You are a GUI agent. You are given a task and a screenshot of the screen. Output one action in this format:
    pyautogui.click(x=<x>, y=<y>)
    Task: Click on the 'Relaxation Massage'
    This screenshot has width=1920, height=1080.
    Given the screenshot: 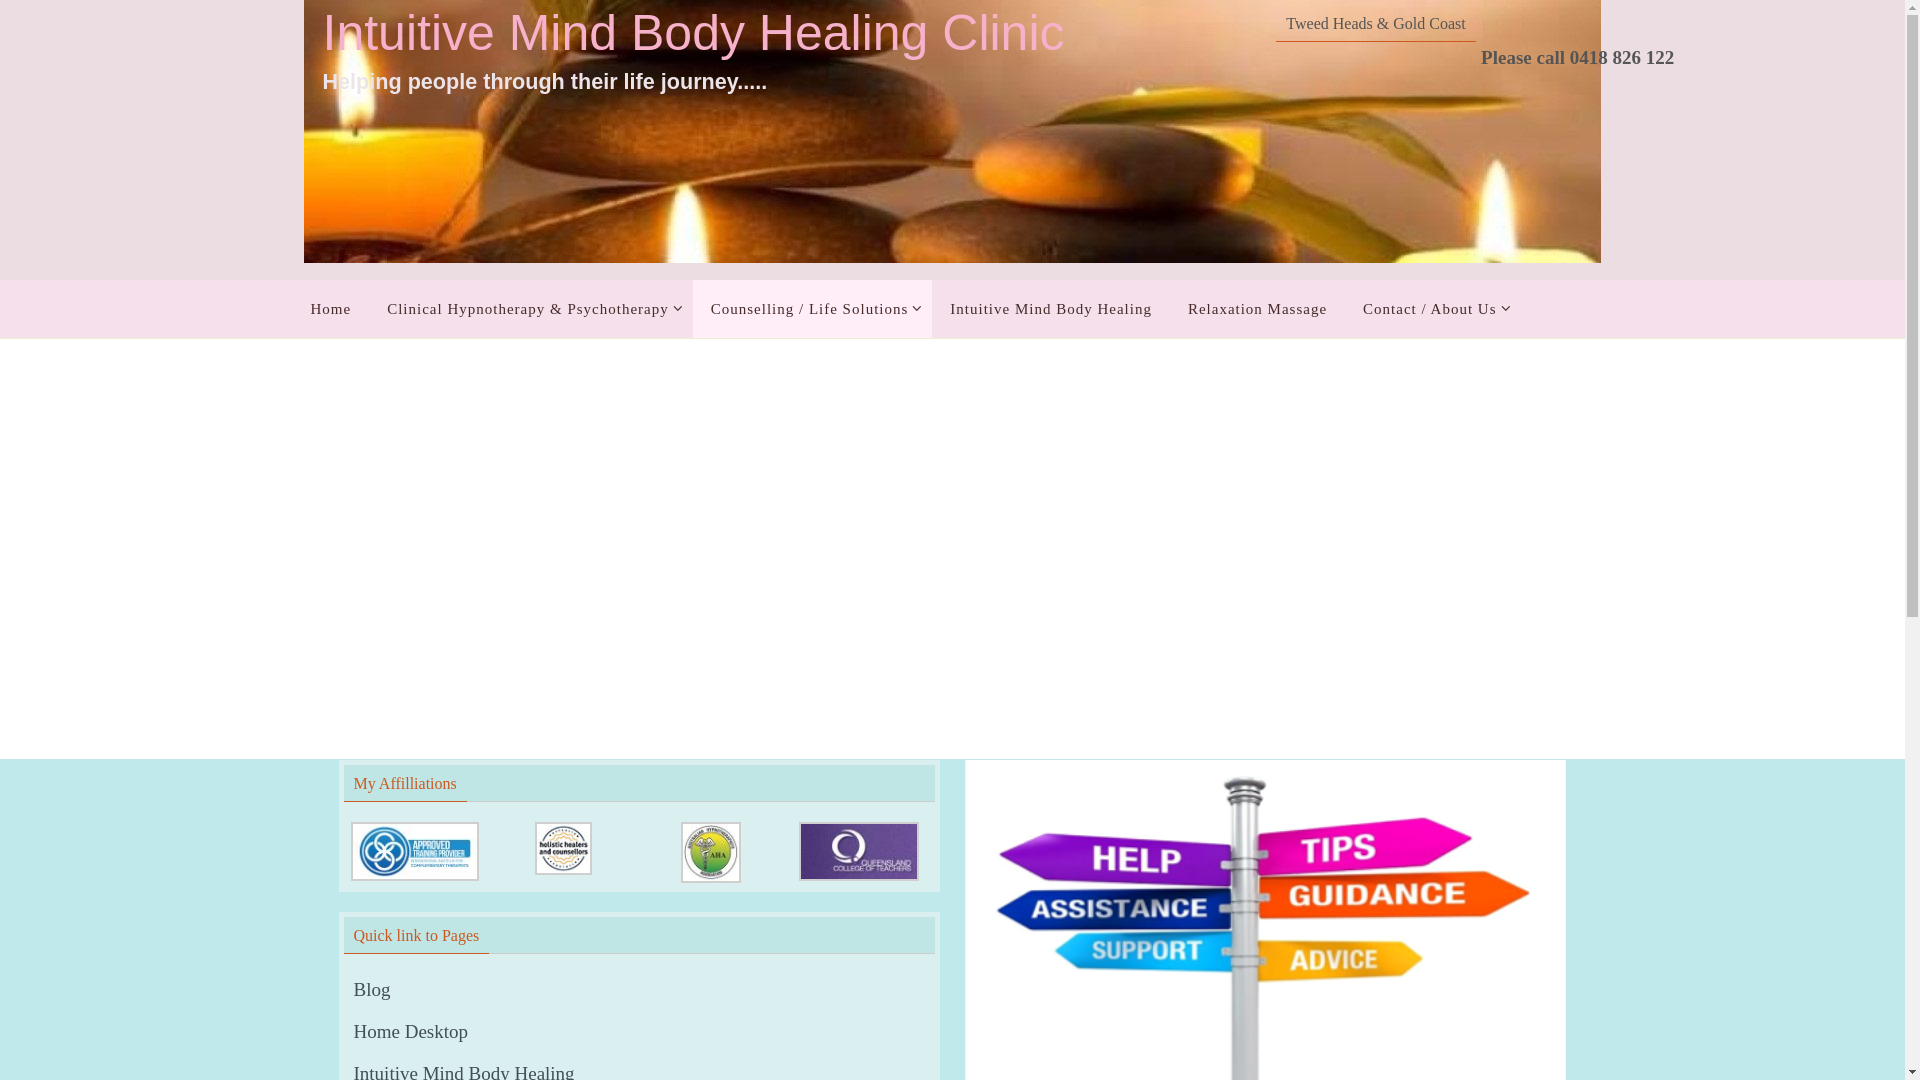 What is the action you would take?
    pyautogui.click(x=1170, y=308)
    